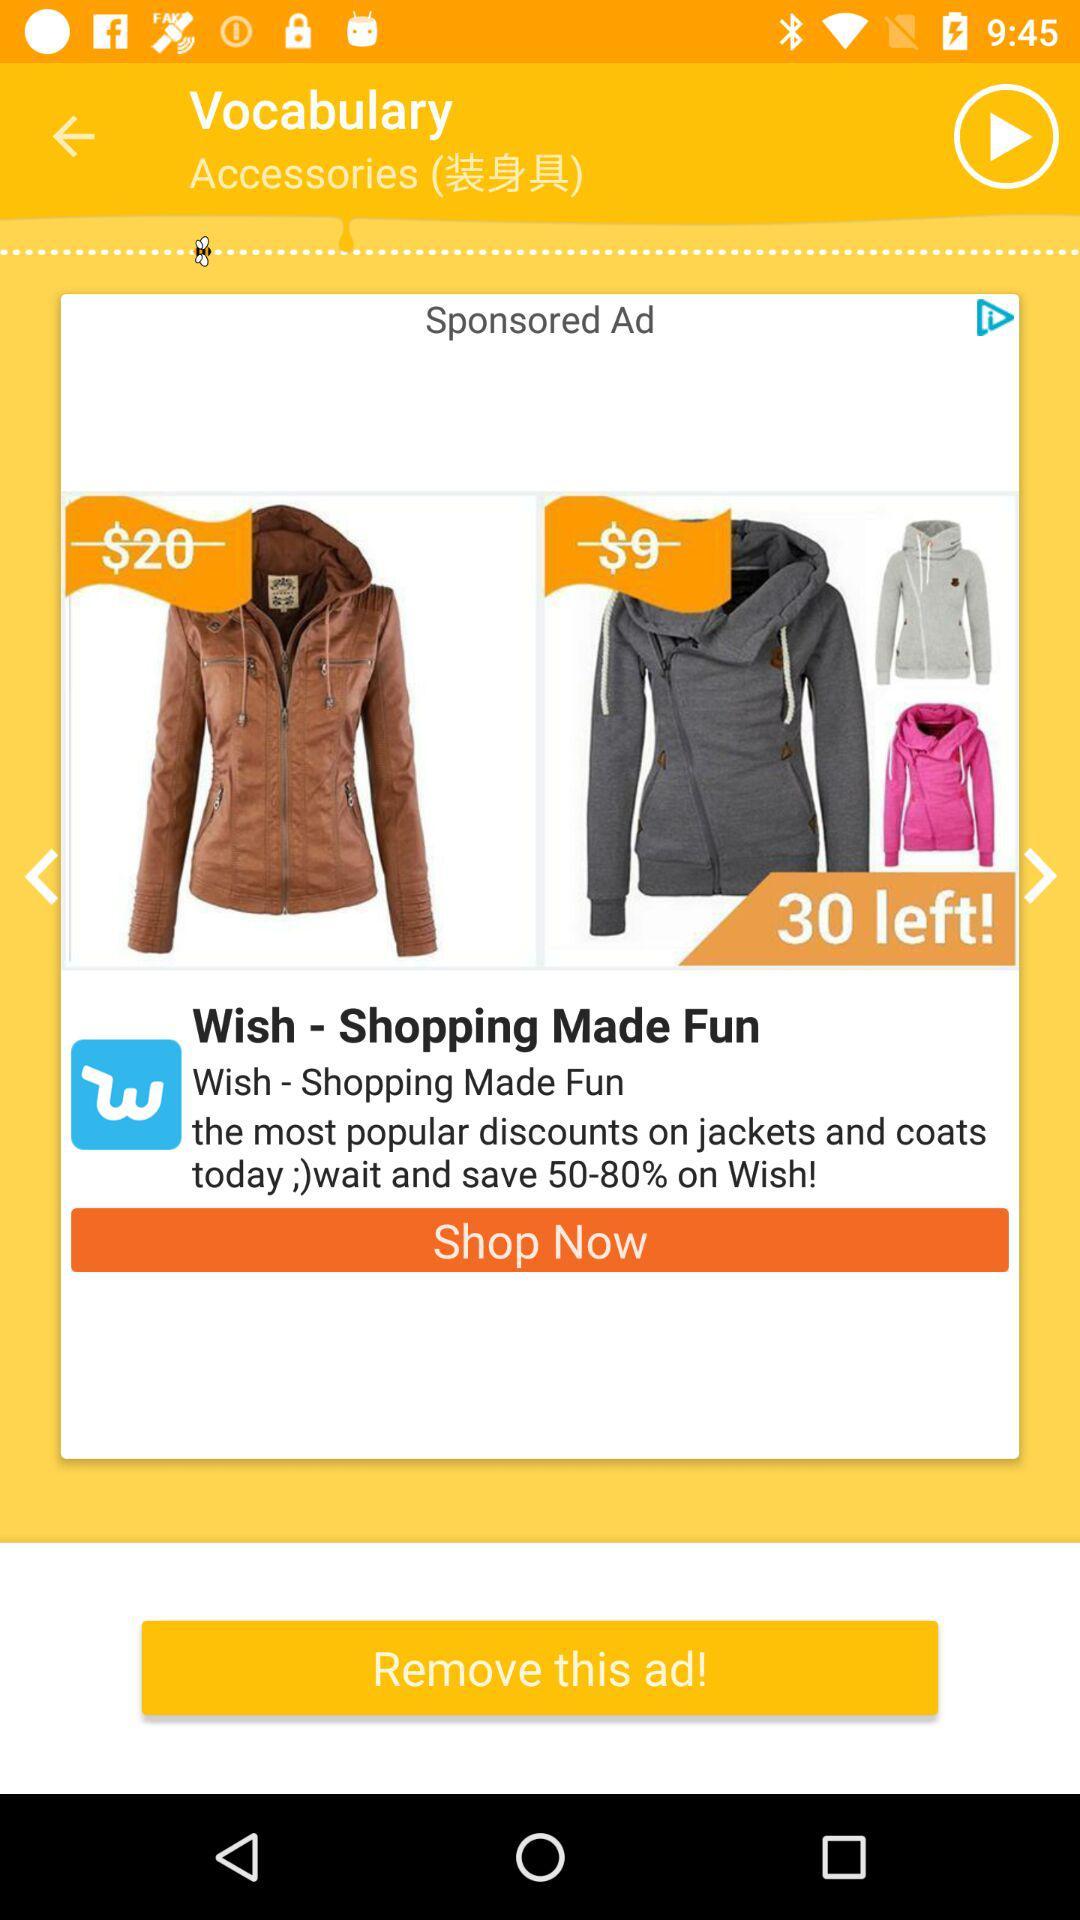  What do you see at coordinates (1032, 876) in the screenshot?
I see `the arrow_forward icon` at bounding box center [1032, 876].